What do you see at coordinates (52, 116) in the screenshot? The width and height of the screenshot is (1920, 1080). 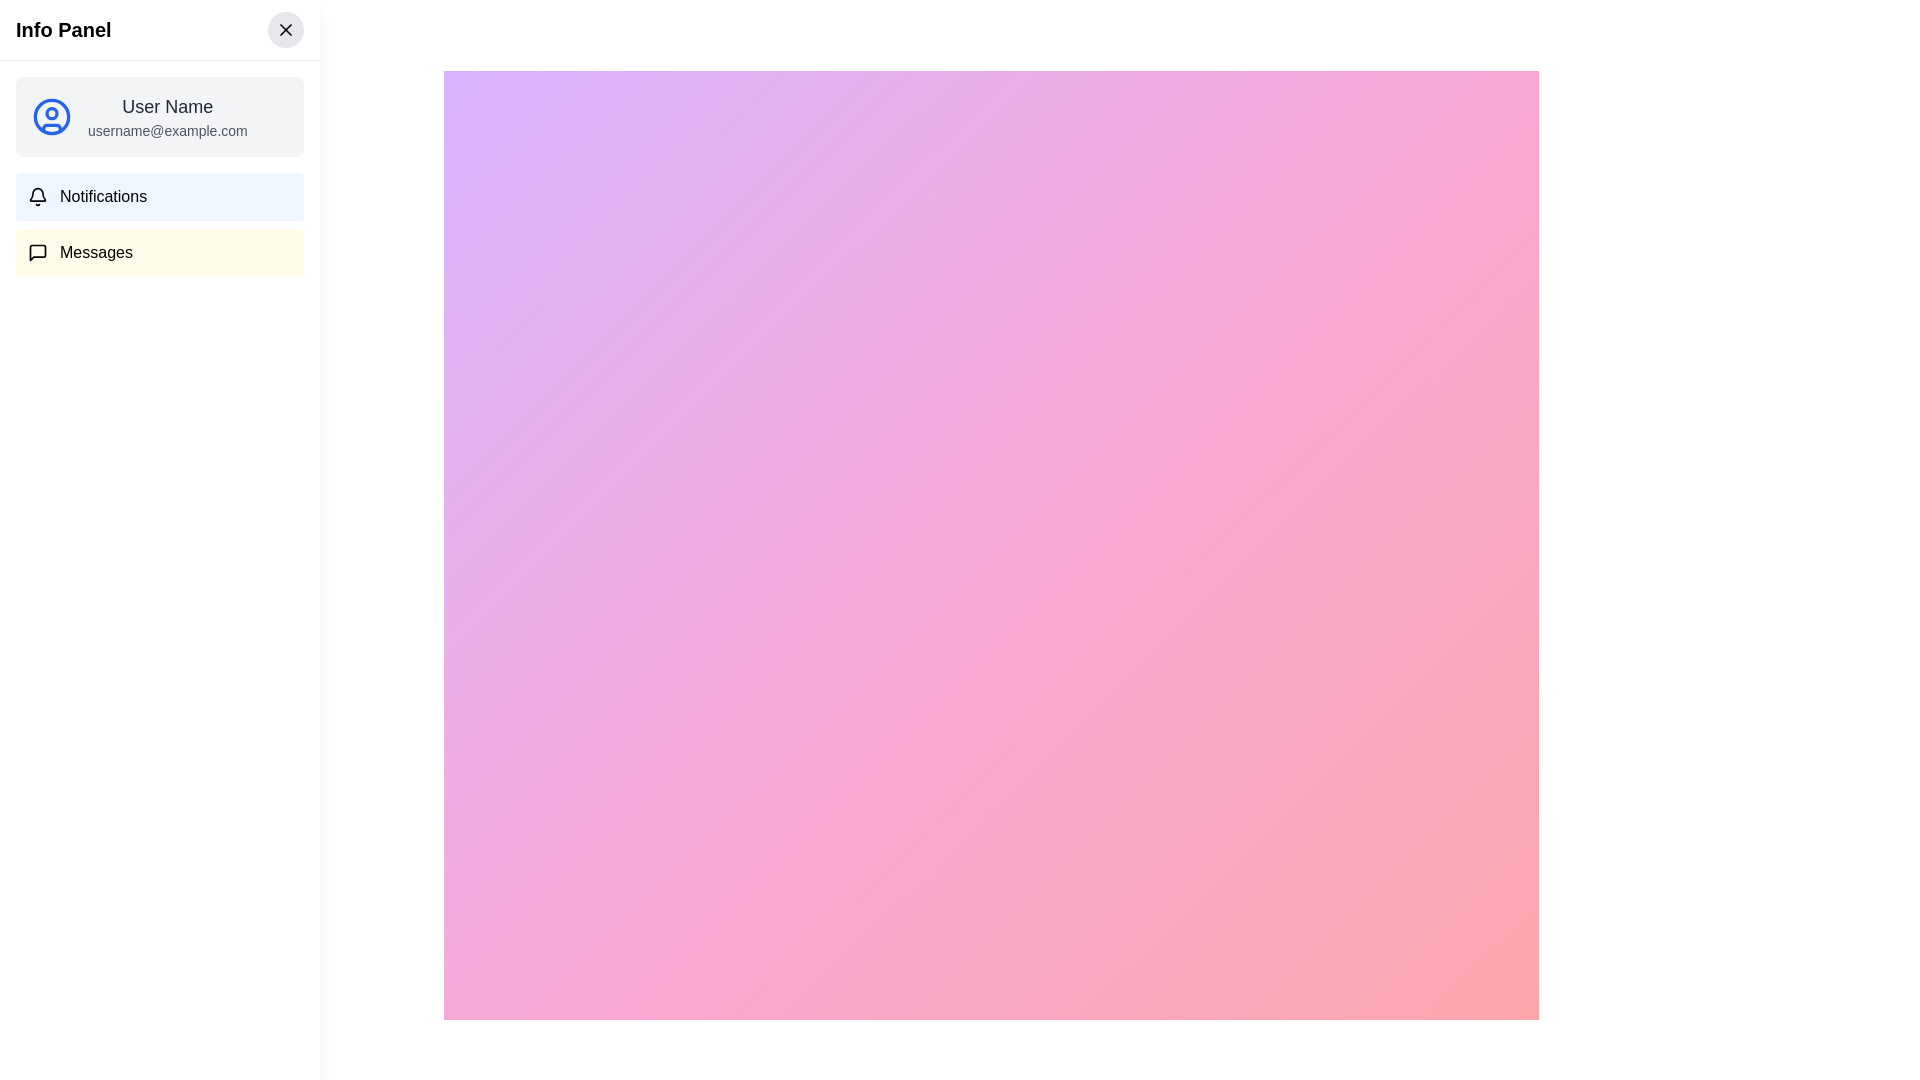 I see `the user profile icon located in the top section of the left-hand information panel, which is positioned to the left of the 'User Name' and 'username@example.com' text components, to initiate profile-related actions` at bounding box center [52, 116].